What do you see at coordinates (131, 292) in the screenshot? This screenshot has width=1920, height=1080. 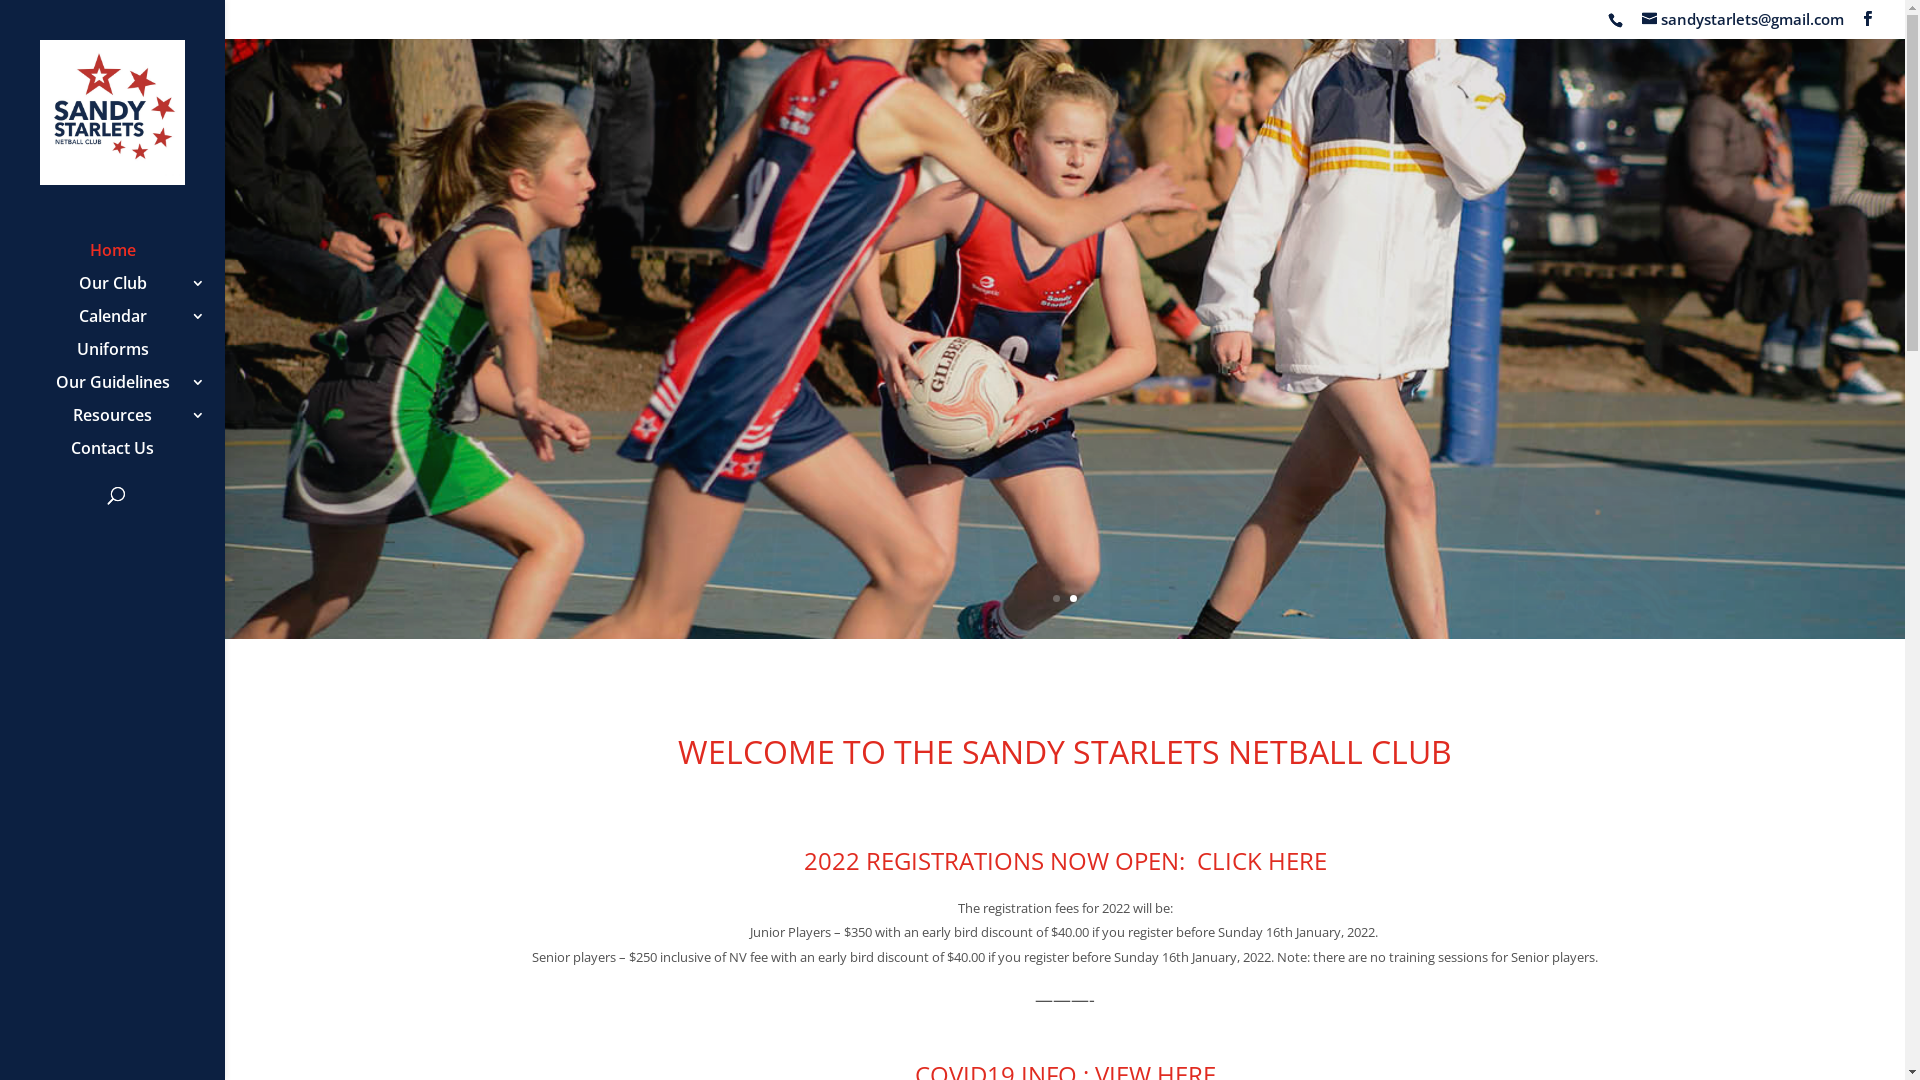 I see `'Our Club'` at bounding box center [131, 292].